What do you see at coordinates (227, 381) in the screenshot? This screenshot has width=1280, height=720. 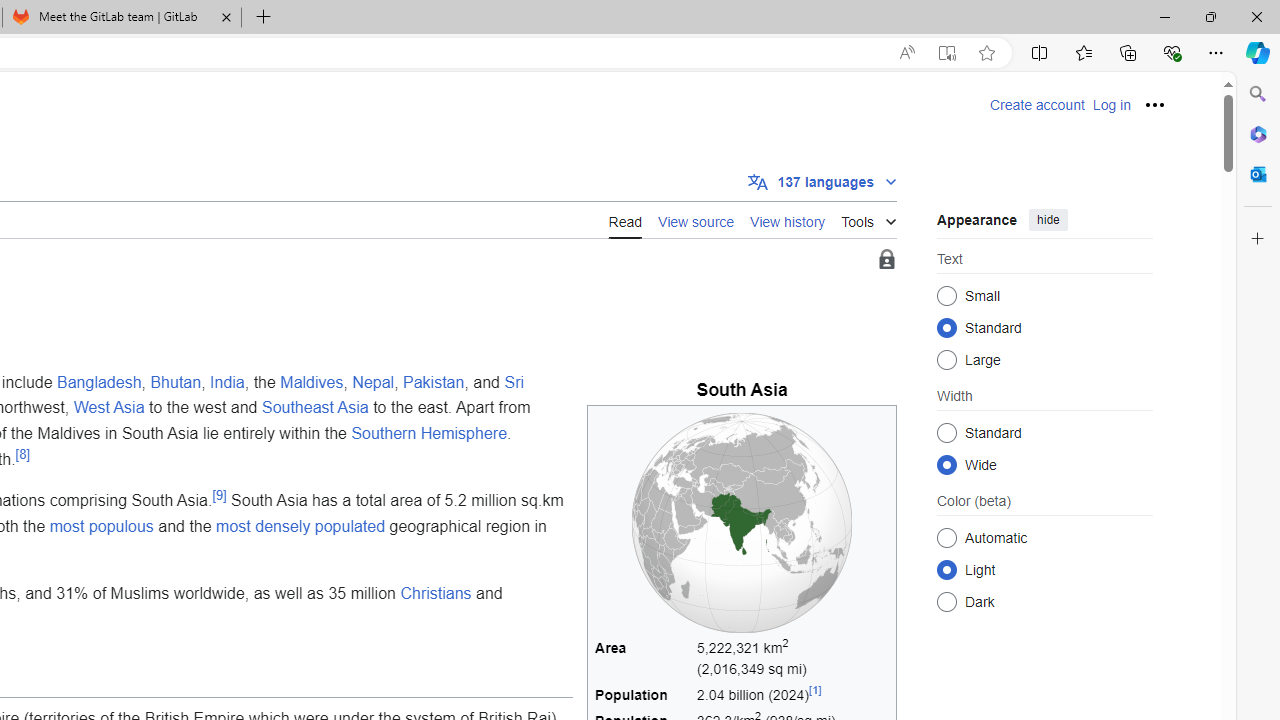 I see `'India'` at bounding box center [227, 381].